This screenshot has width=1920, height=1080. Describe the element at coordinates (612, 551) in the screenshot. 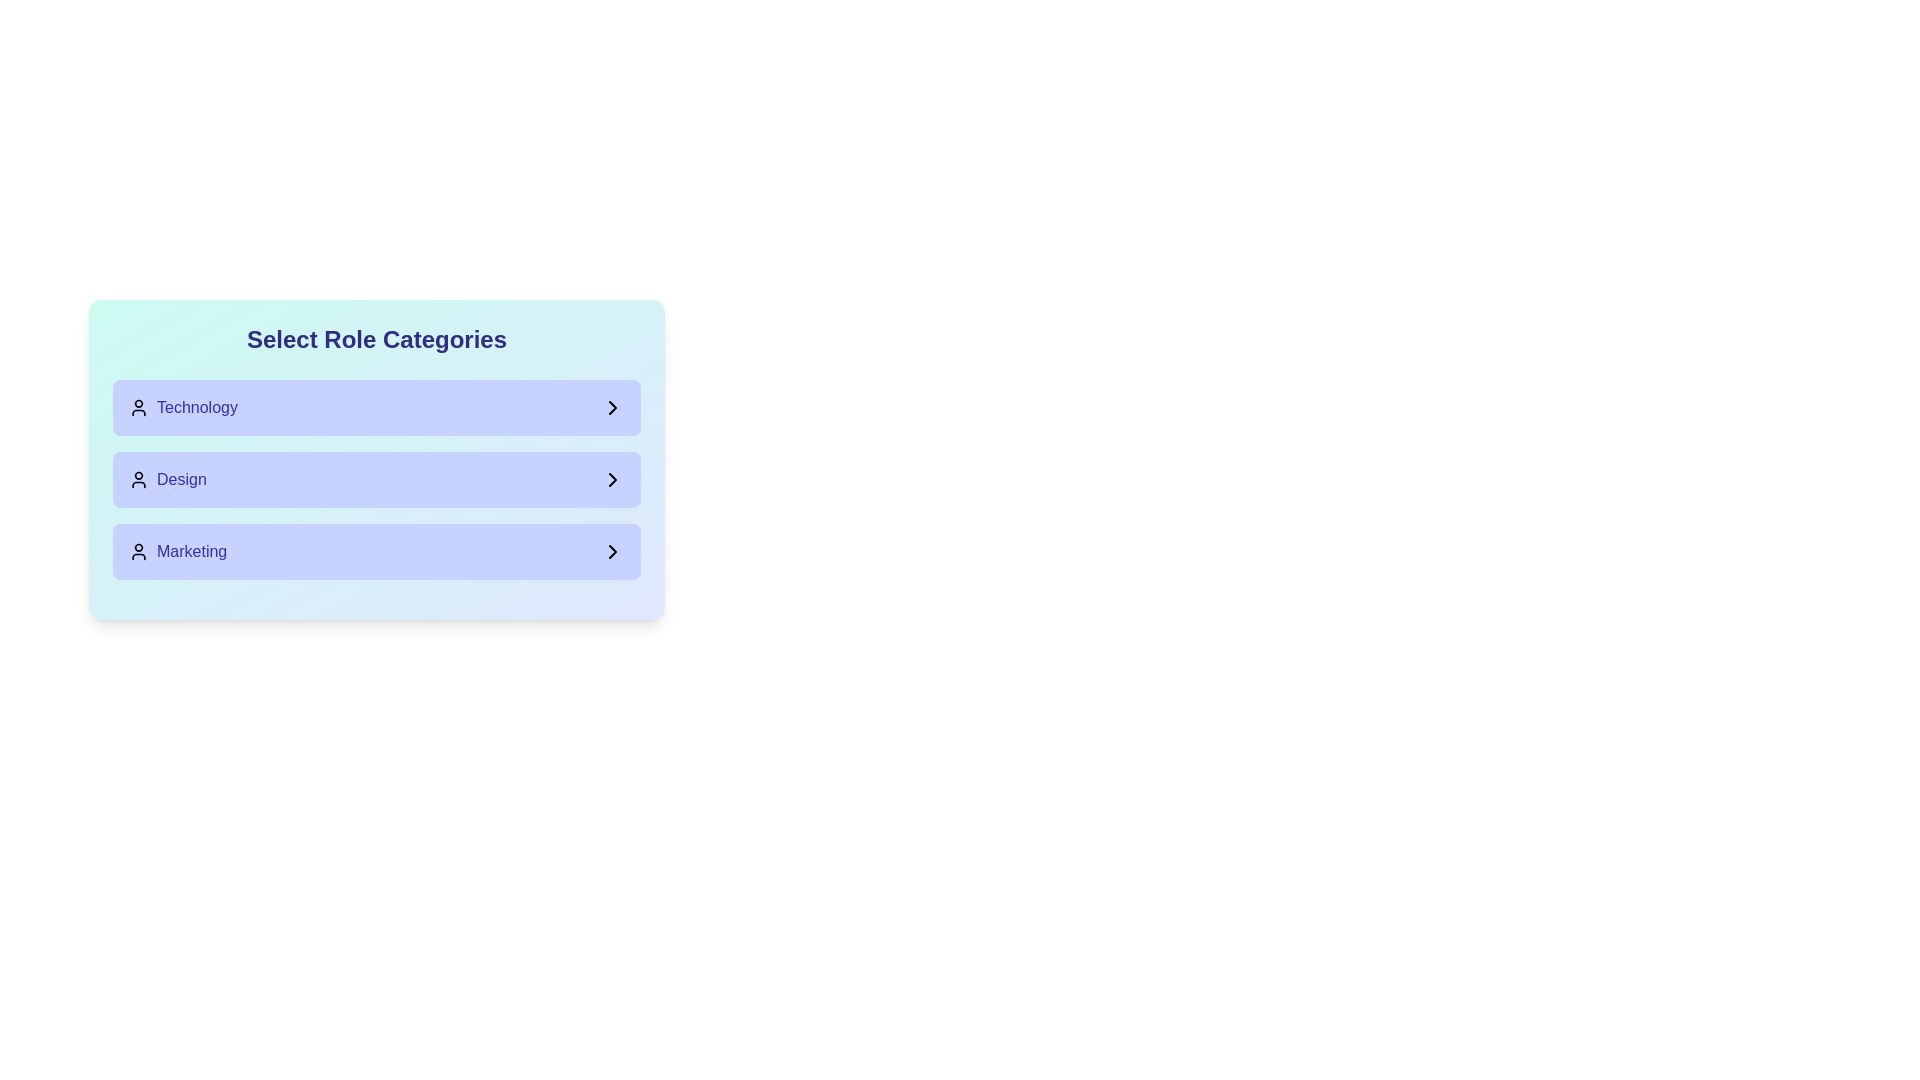

I see `the right-facing chevron arrow icon located at the right end of the 'Marketing' entry in the 'Select Role Categories' list` at that location.